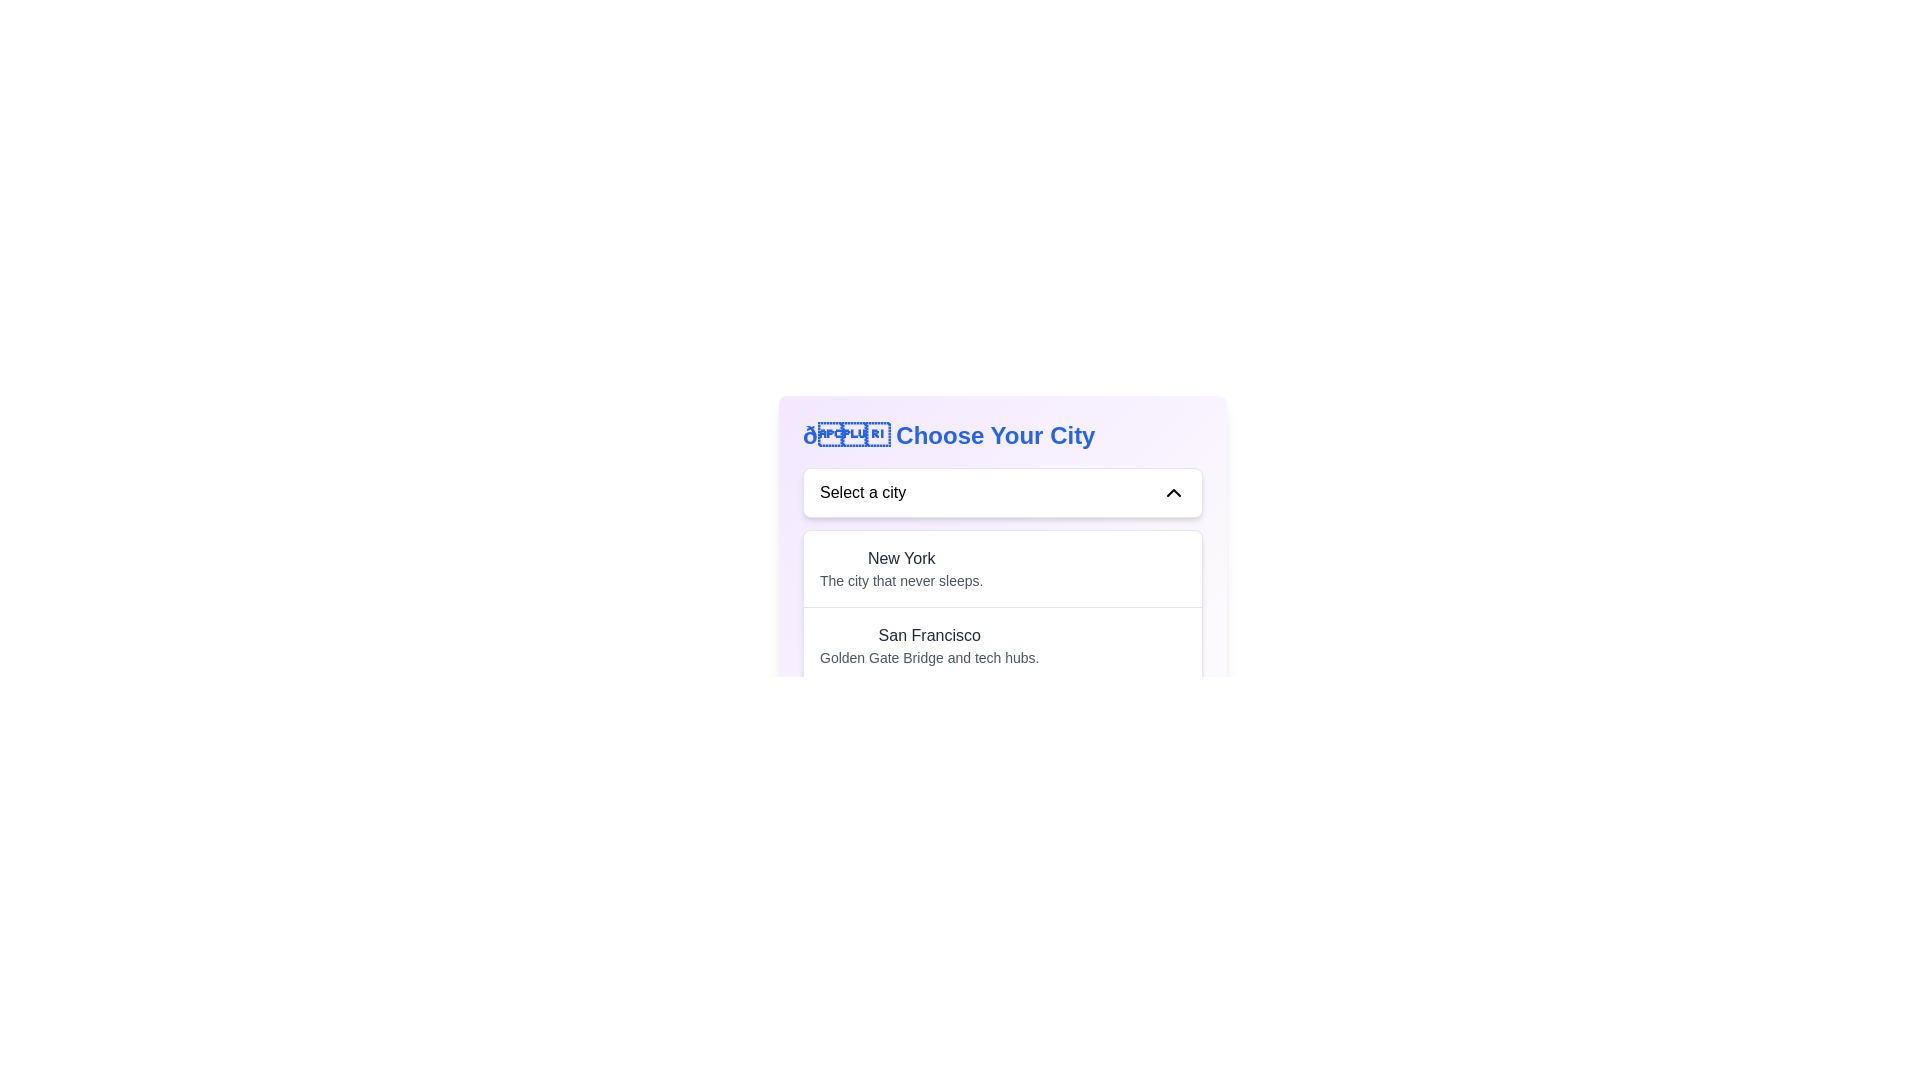 The image size is (1920, 1080). Describe the element at coordinates (1003, 569) in the screenshot. I see `the first list item labeled 'New York'` at that location.